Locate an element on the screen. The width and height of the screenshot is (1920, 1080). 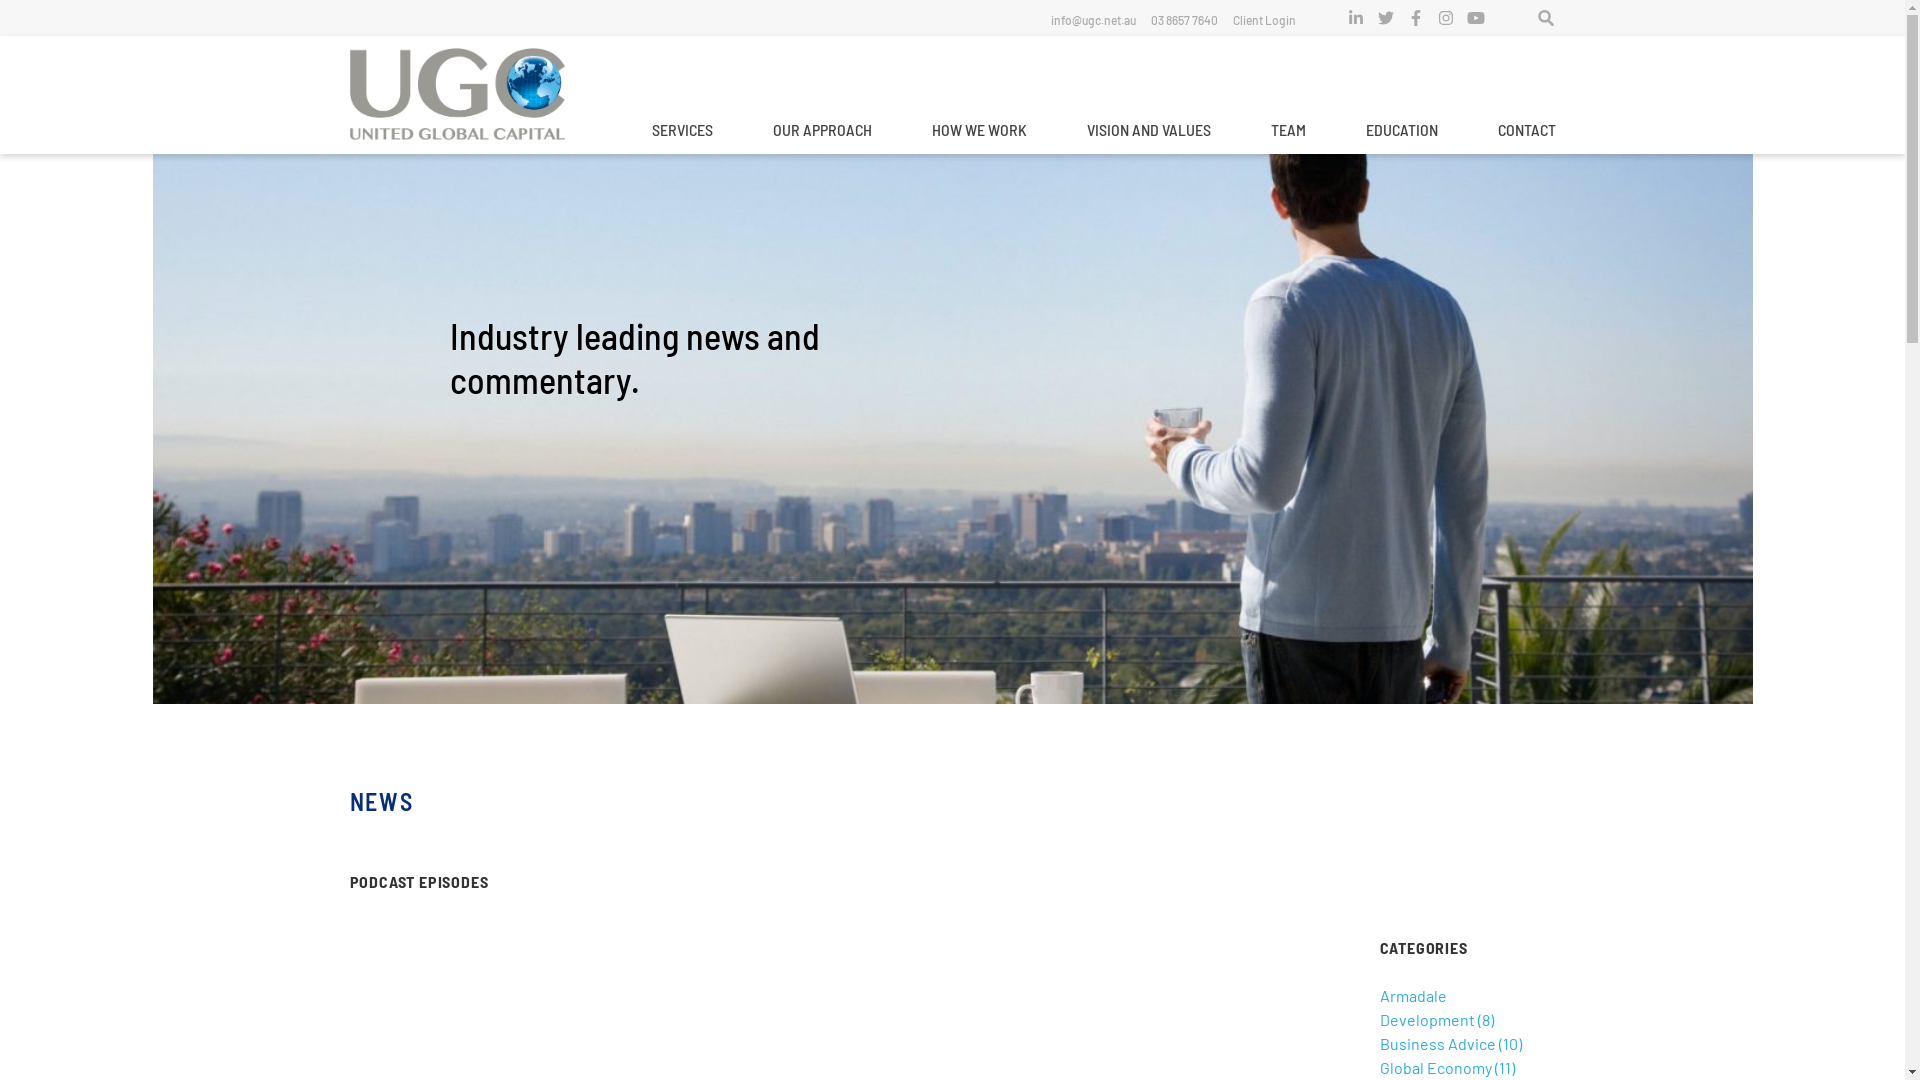
'View United Global Capital's Facebook Page' is located at coordinates (1415, 18).